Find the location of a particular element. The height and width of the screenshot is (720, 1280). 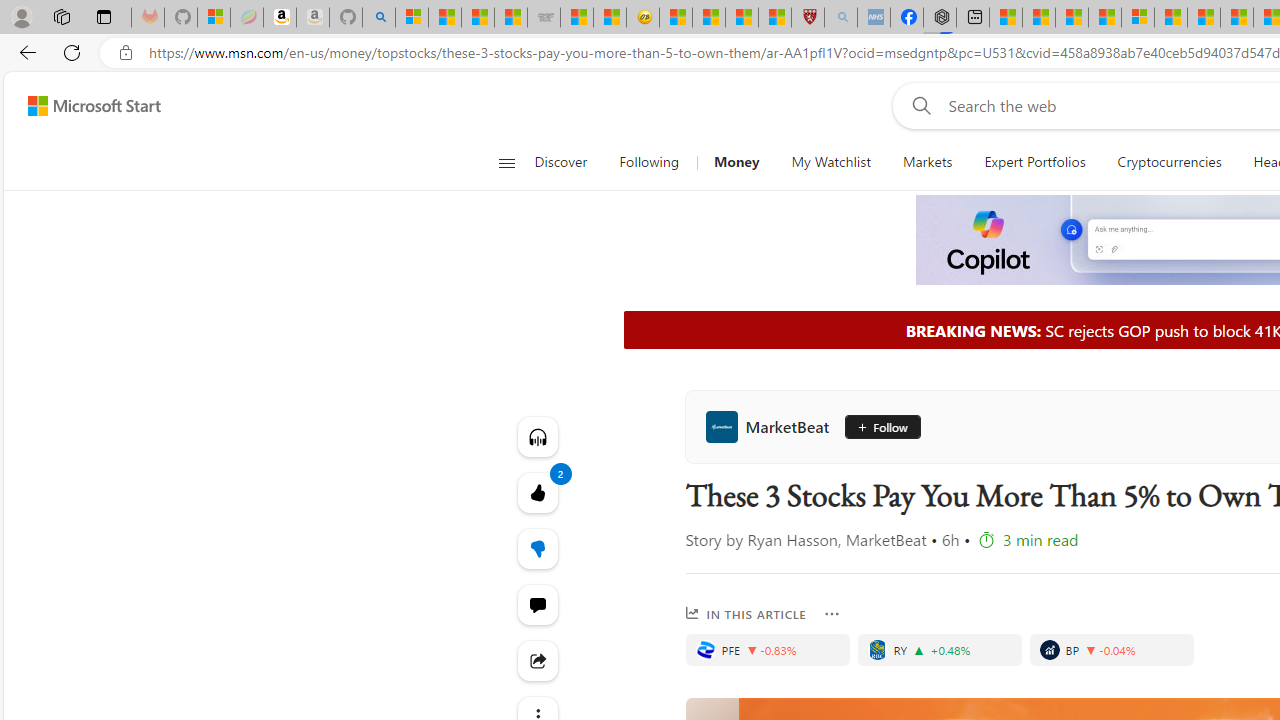

'Listen to this article' is located at coordinates (537, 436).